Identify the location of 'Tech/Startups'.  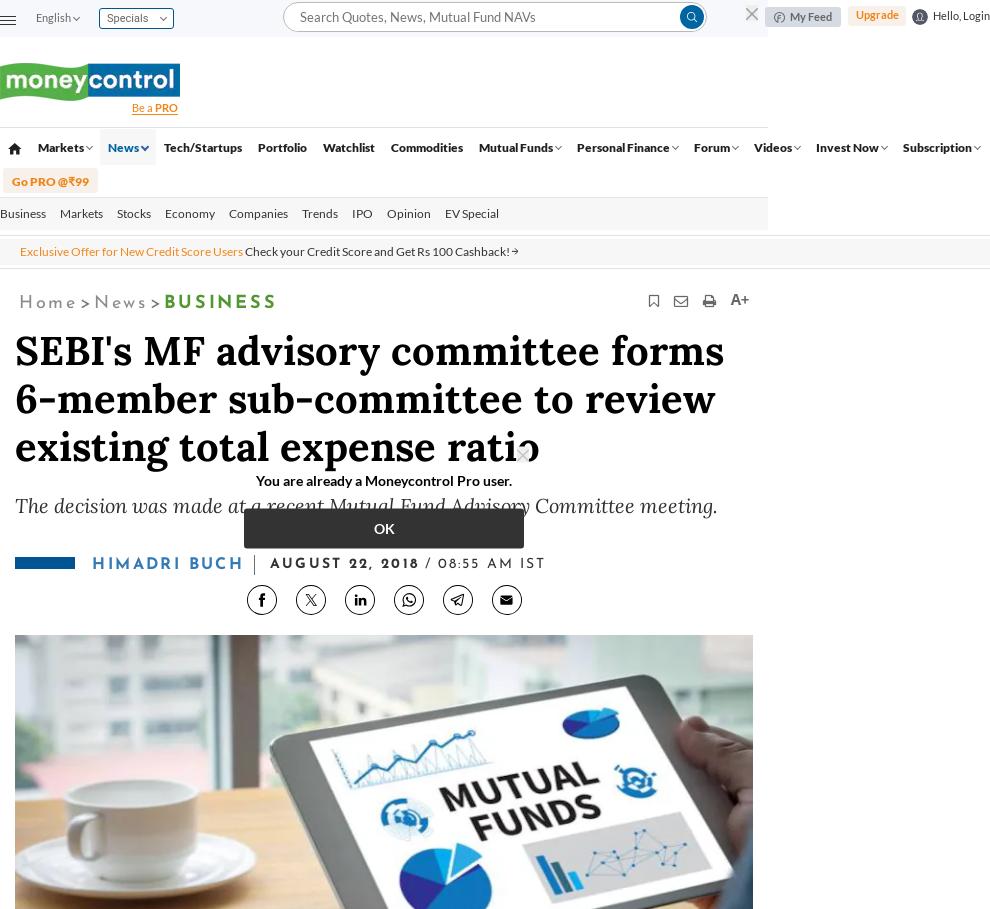
(200, 146).